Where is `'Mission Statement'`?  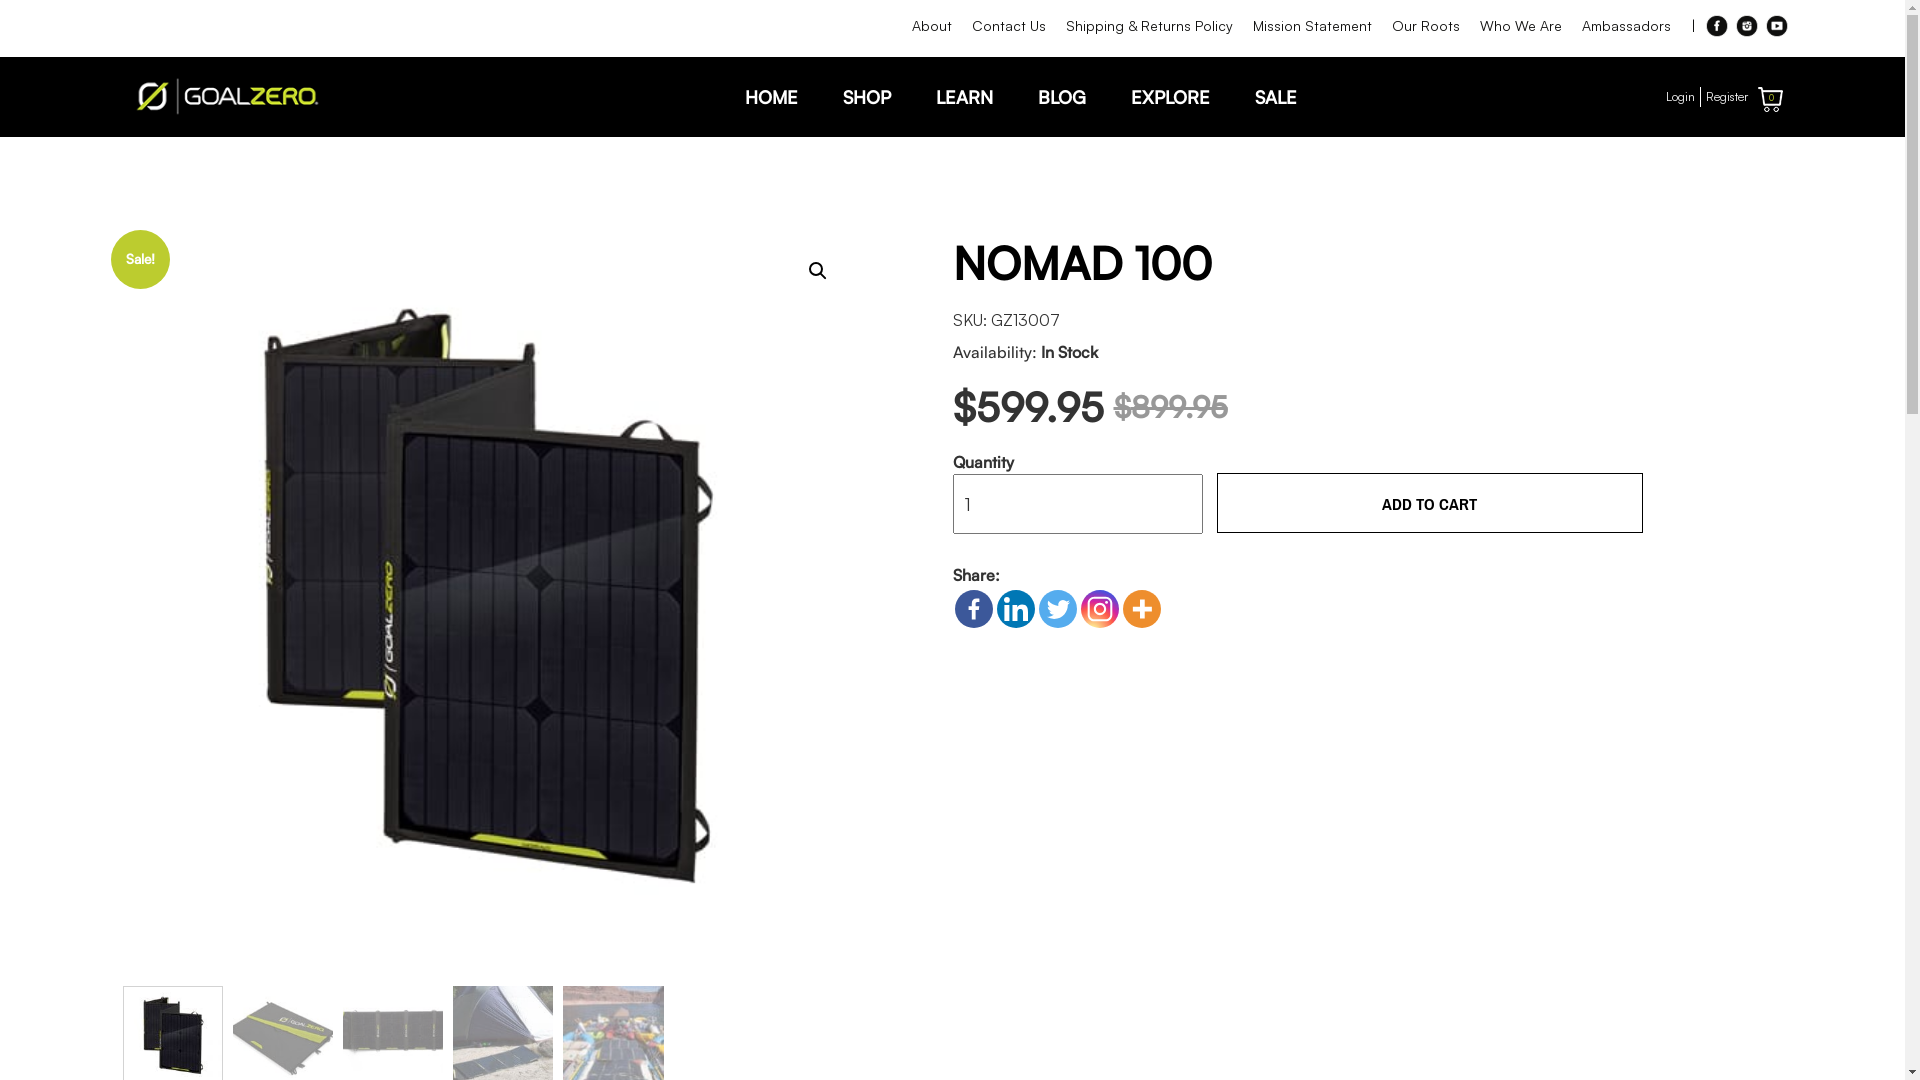
'Mission Statement' is located at coordinates (1311, 26).